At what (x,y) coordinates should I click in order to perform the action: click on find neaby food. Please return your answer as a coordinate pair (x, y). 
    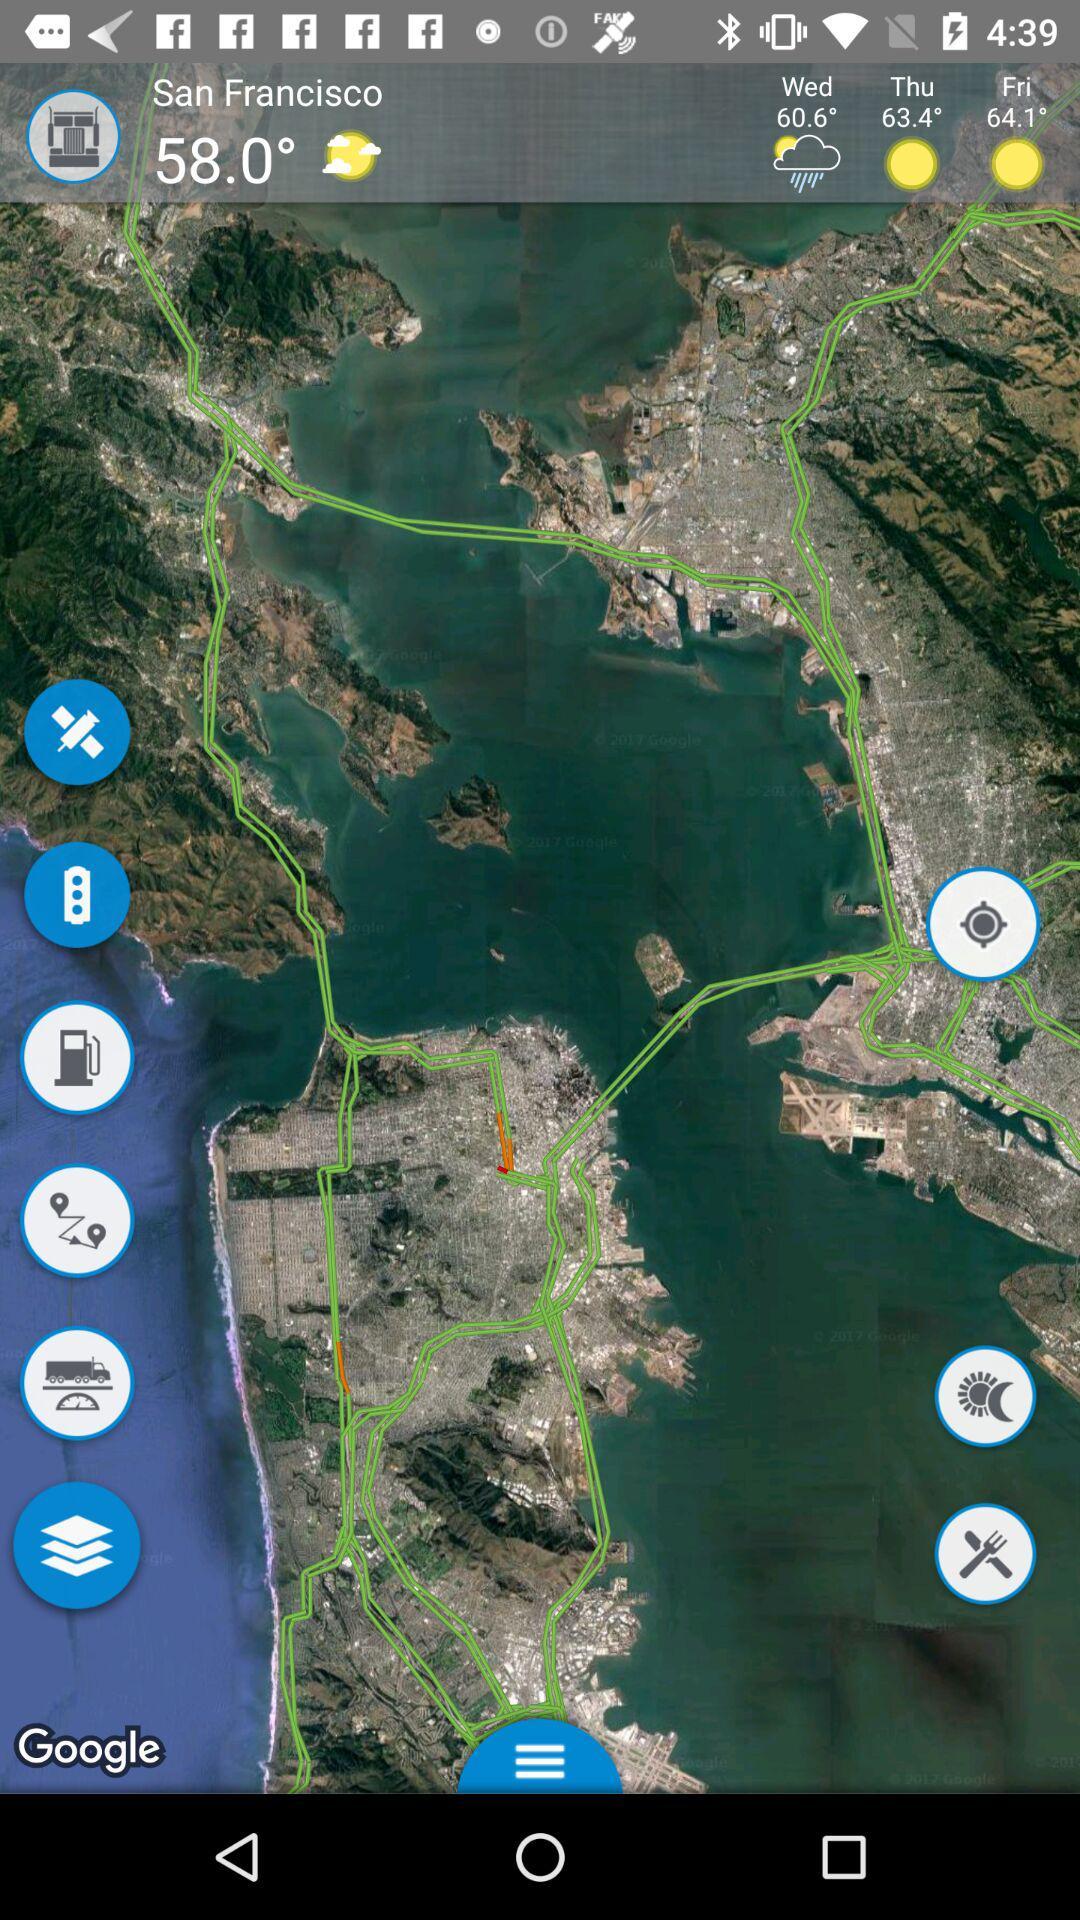
    Looking at the image, I should click on (984, 1556).